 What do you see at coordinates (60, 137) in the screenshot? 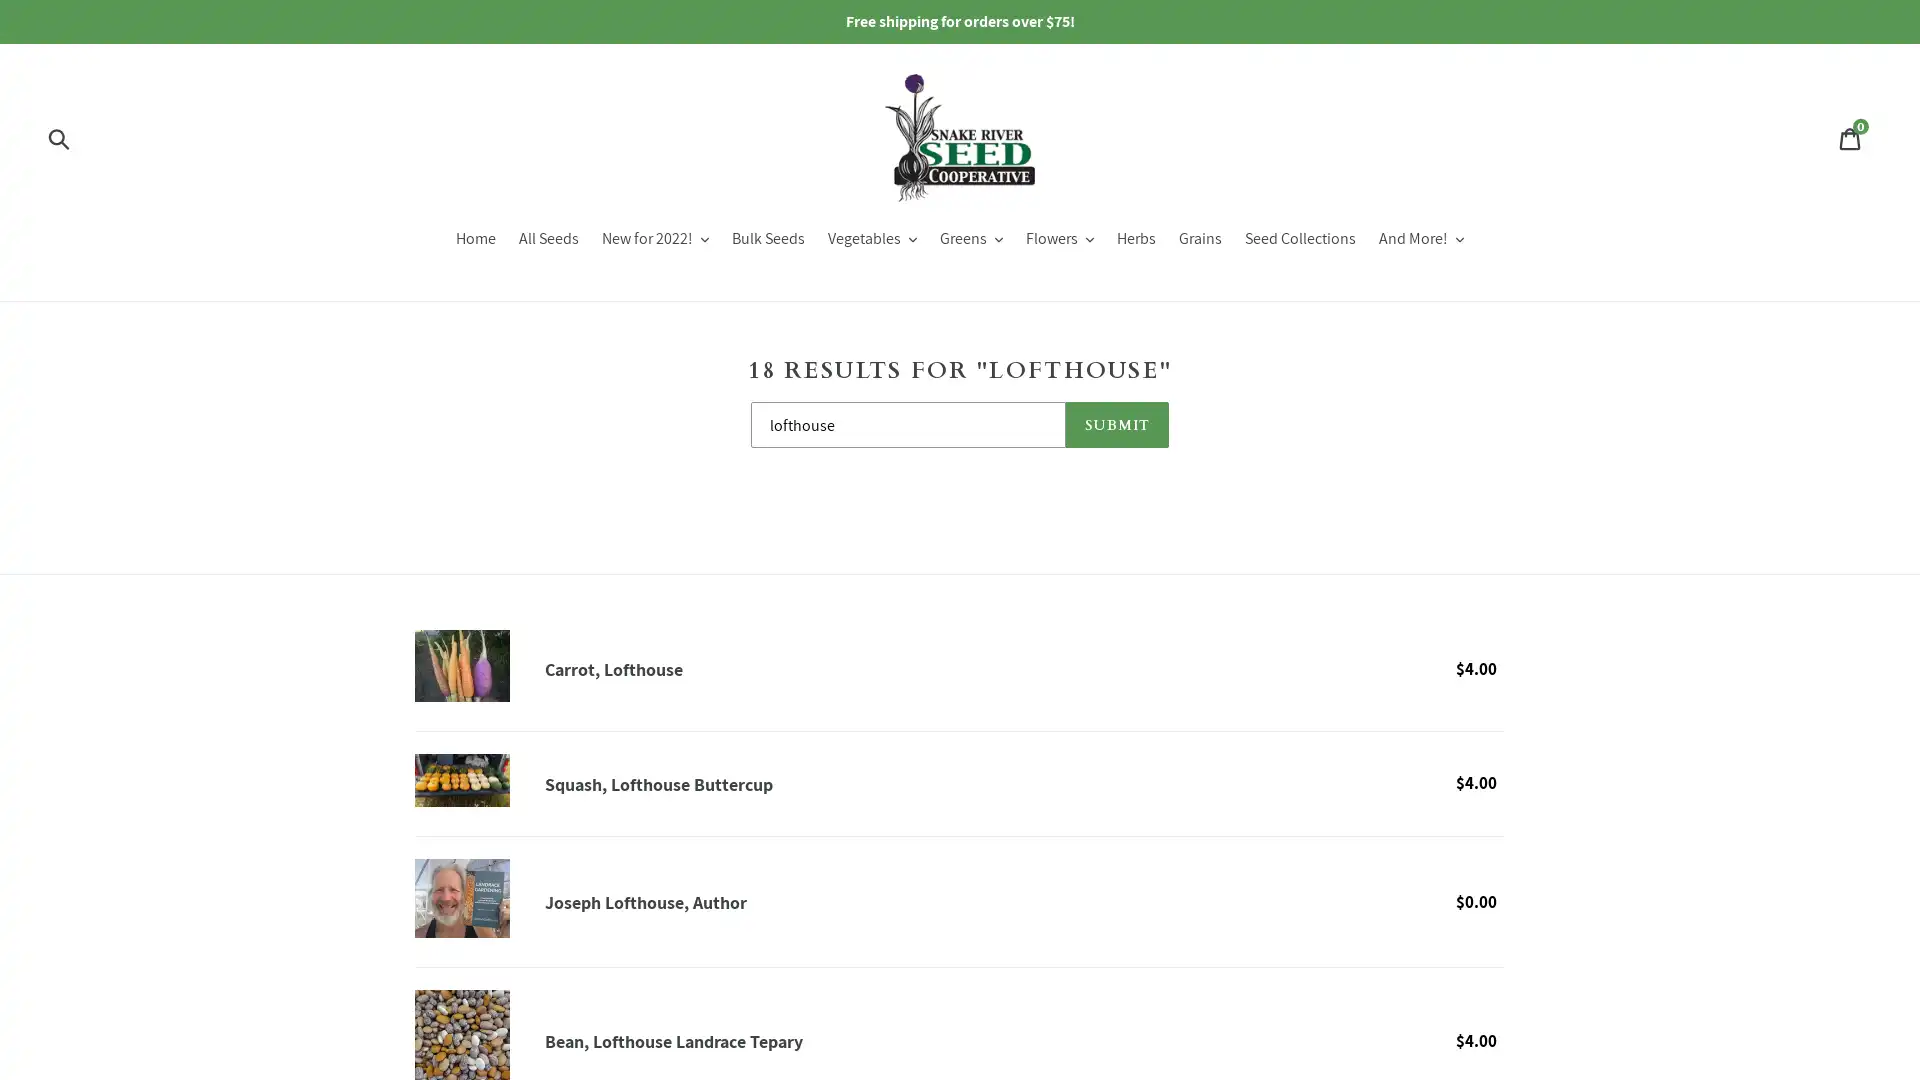
I see `Submit` at bounding box center [60, 137].